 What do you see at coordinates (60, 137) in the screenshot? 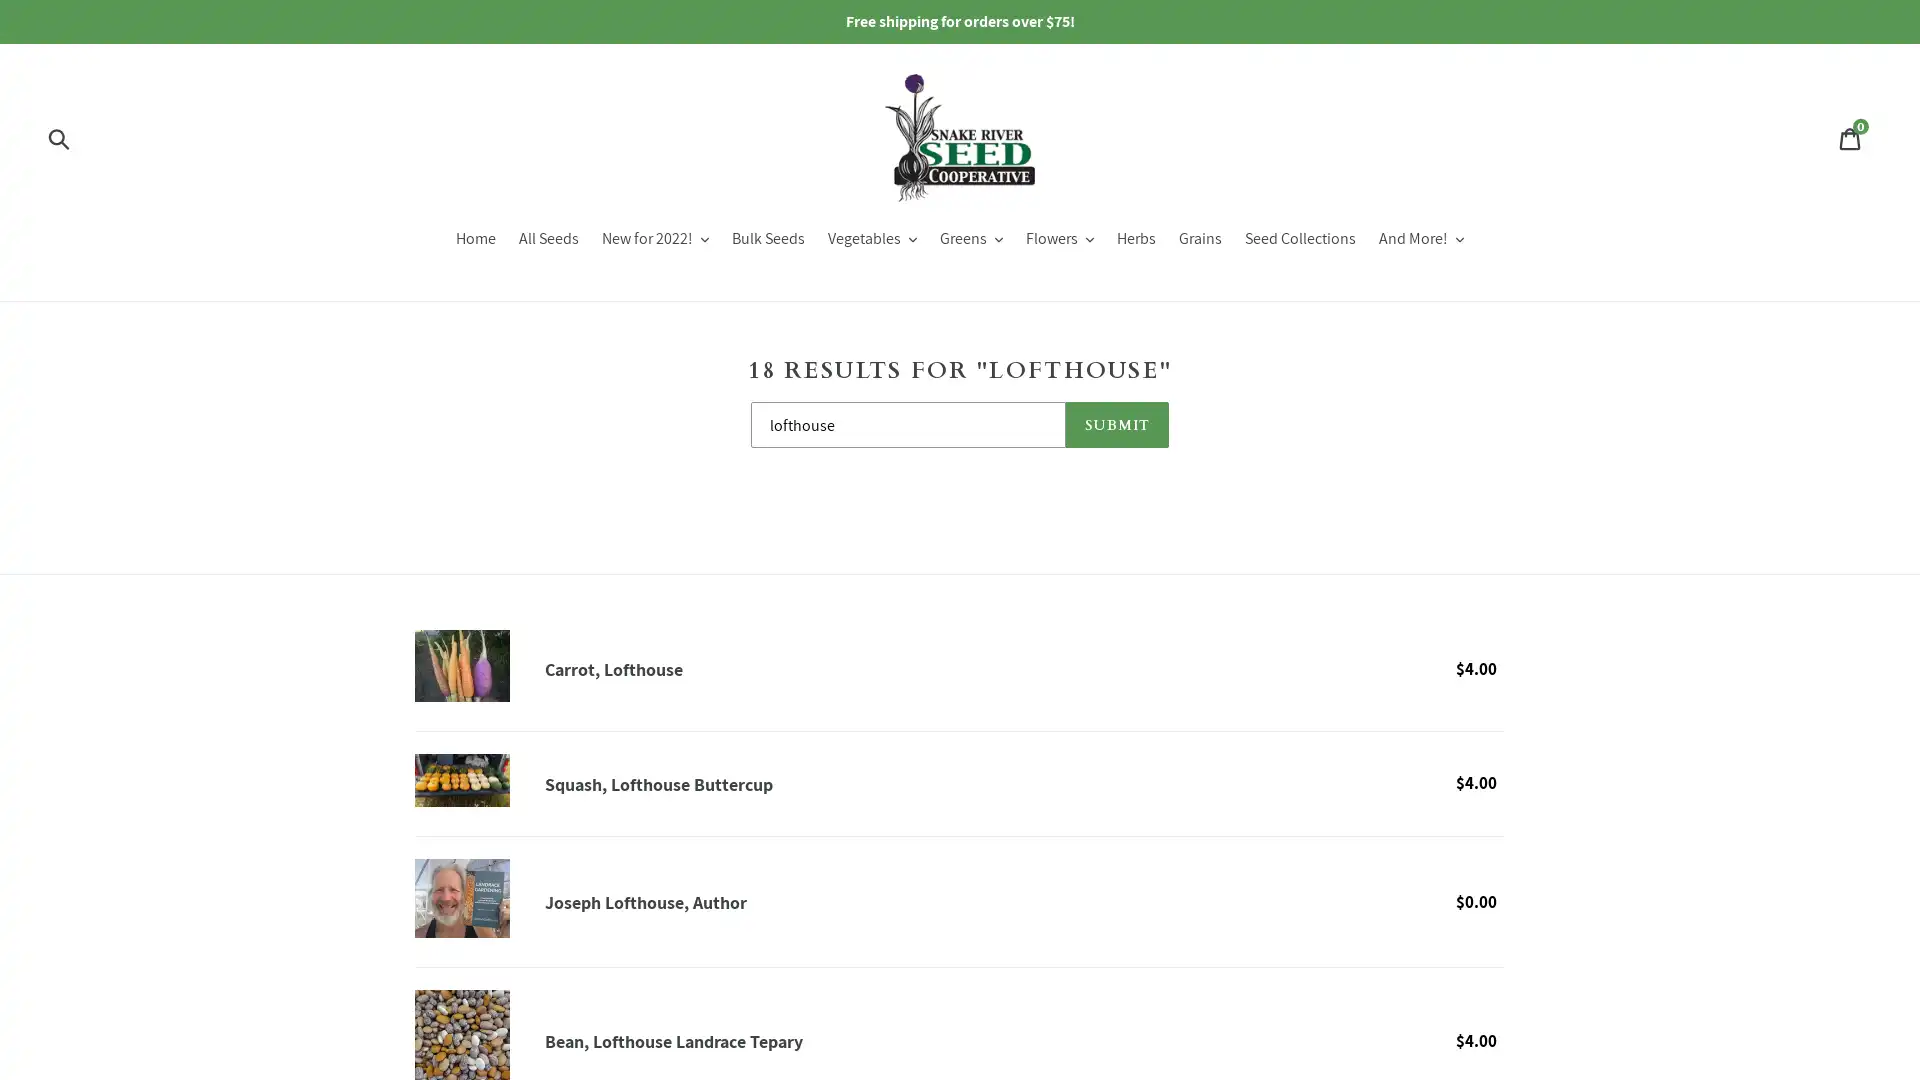
I see `Submit` at bounding box center [60, 137].